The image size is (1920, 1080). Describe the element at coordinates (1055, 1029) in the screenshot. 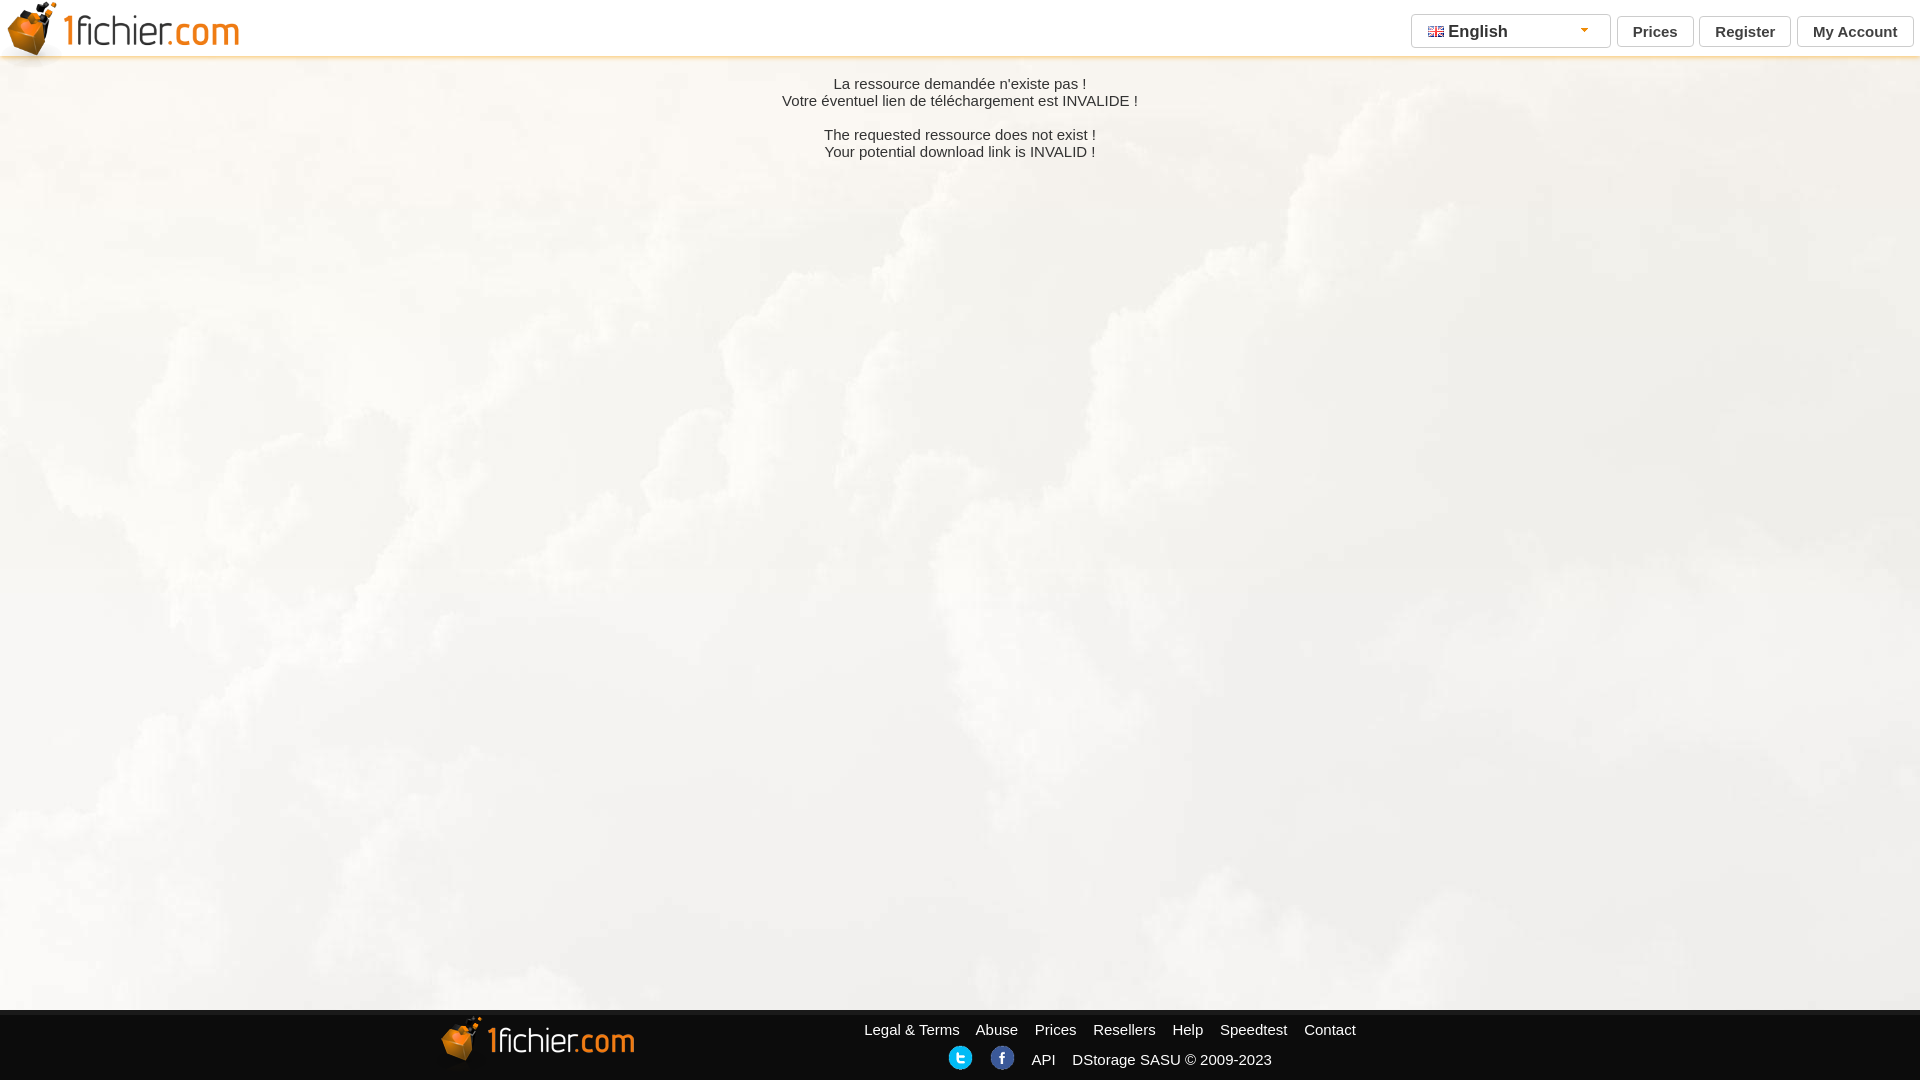

I see `'Prices'` at that location.